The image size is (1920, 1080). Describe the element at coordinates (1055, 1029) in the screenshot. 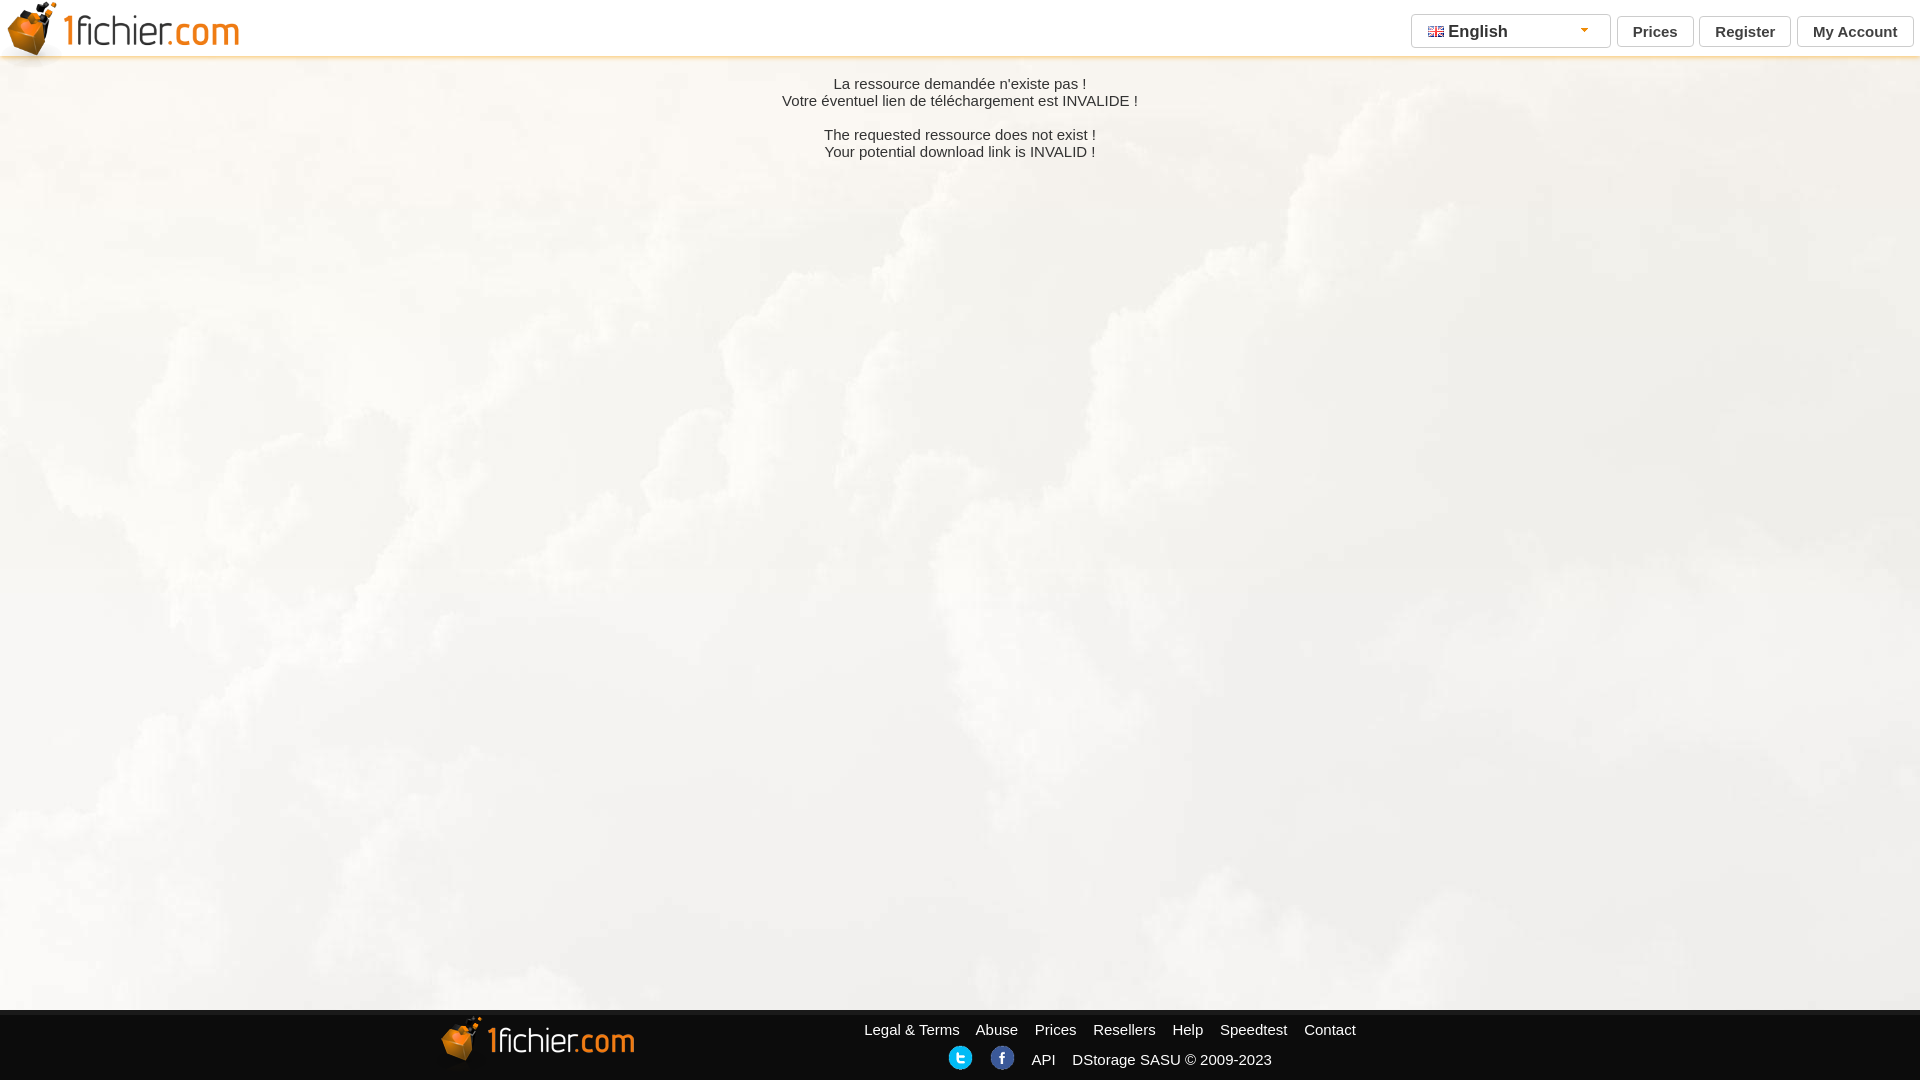

I see `'Prices'` at that location.